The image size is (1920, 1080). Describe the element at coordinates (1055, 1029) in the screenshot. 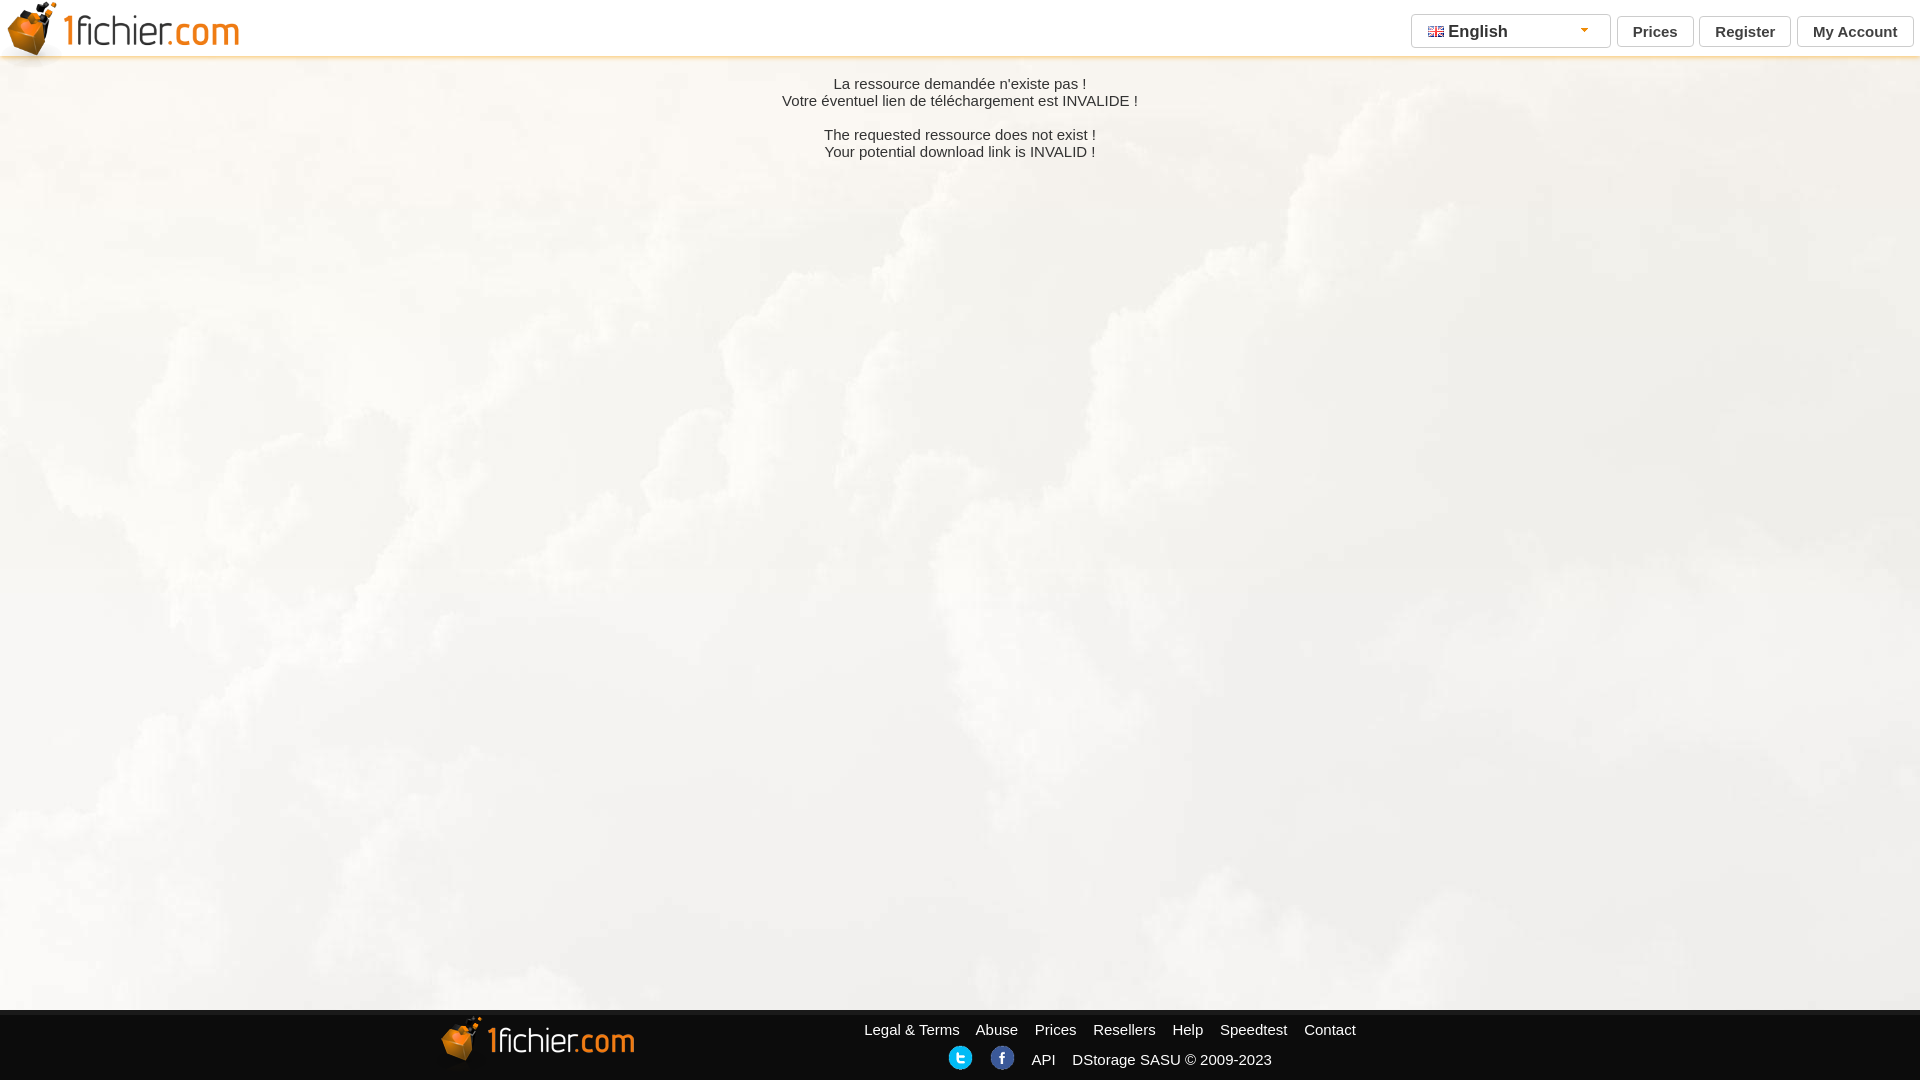

I see `'Prices'` at that location.